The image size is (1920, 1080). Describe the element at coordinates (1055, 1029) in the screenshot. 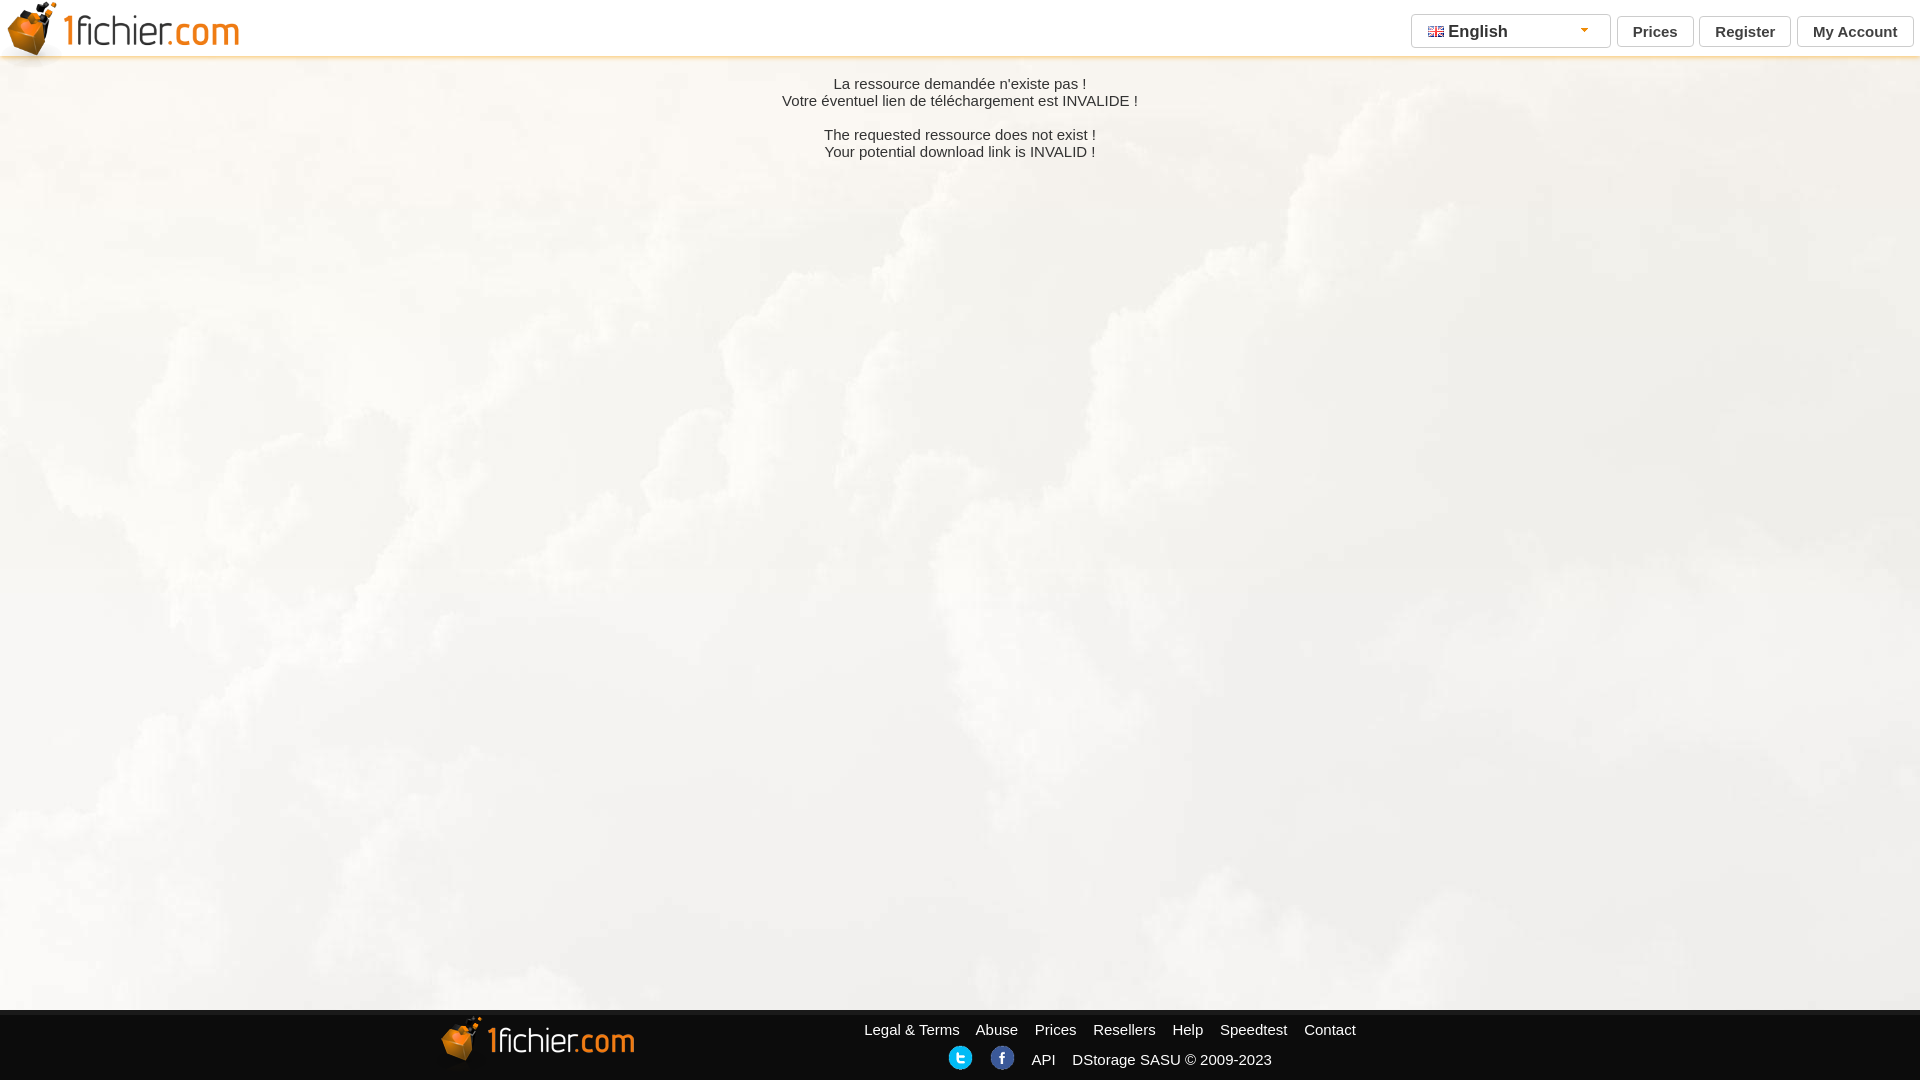

I see `'Prices'` at that location.